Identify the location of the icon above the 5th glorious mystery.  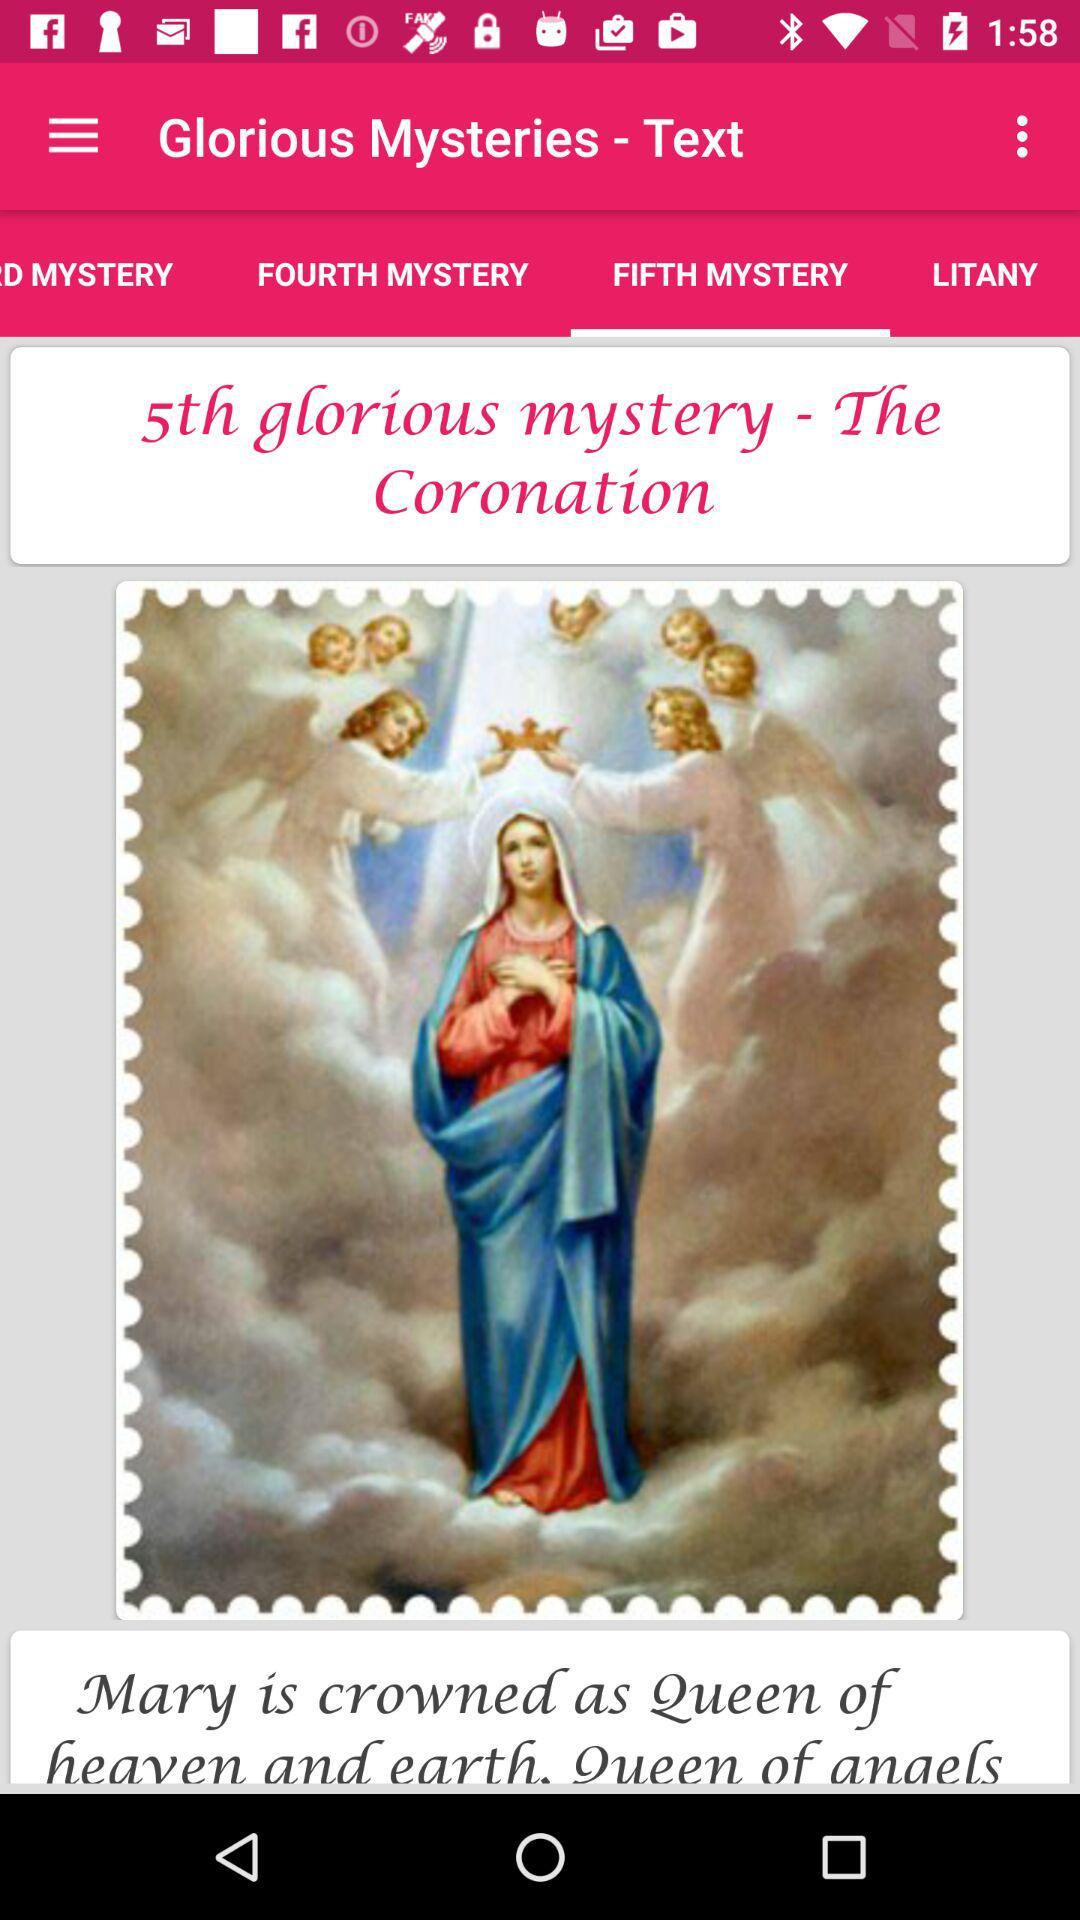
(730, 272).